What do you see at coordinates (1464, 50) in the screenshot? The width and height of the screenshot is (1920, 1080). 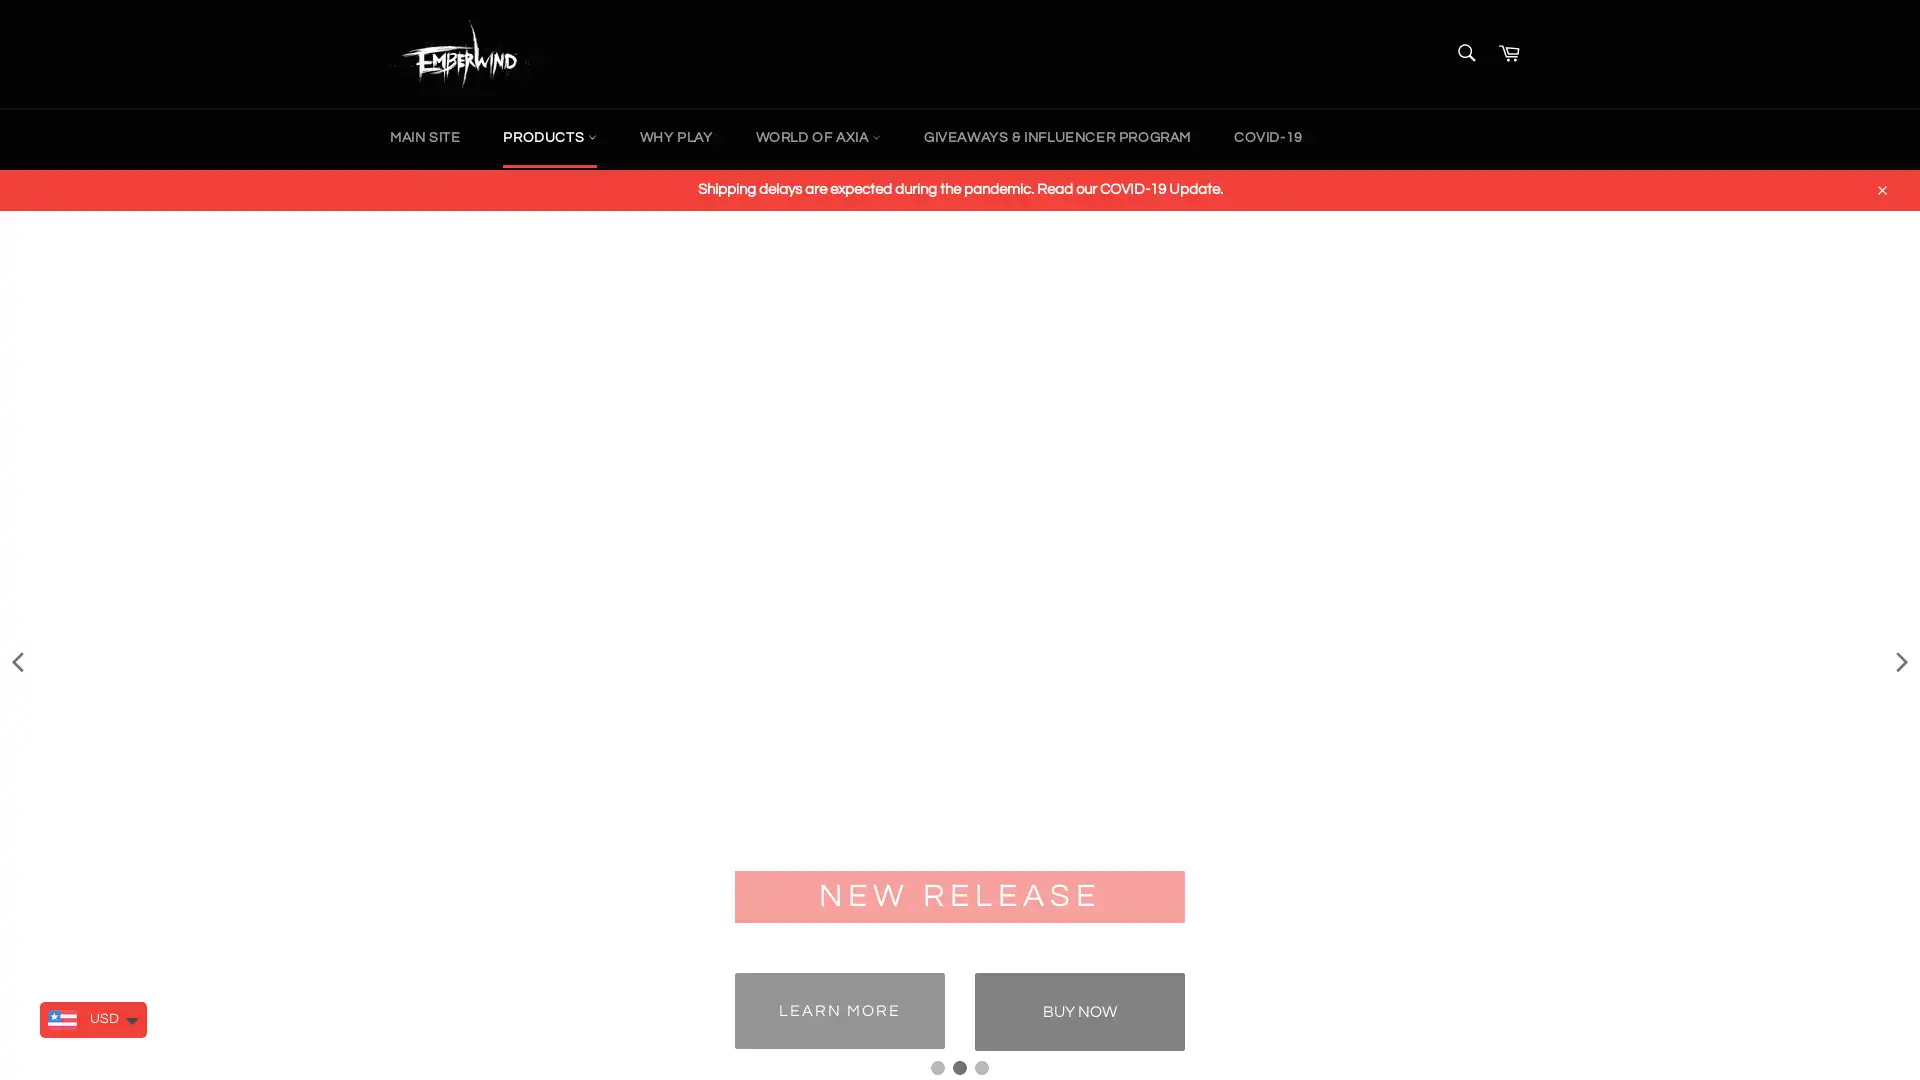 I see `Search` at bounding box center [1464, 50].